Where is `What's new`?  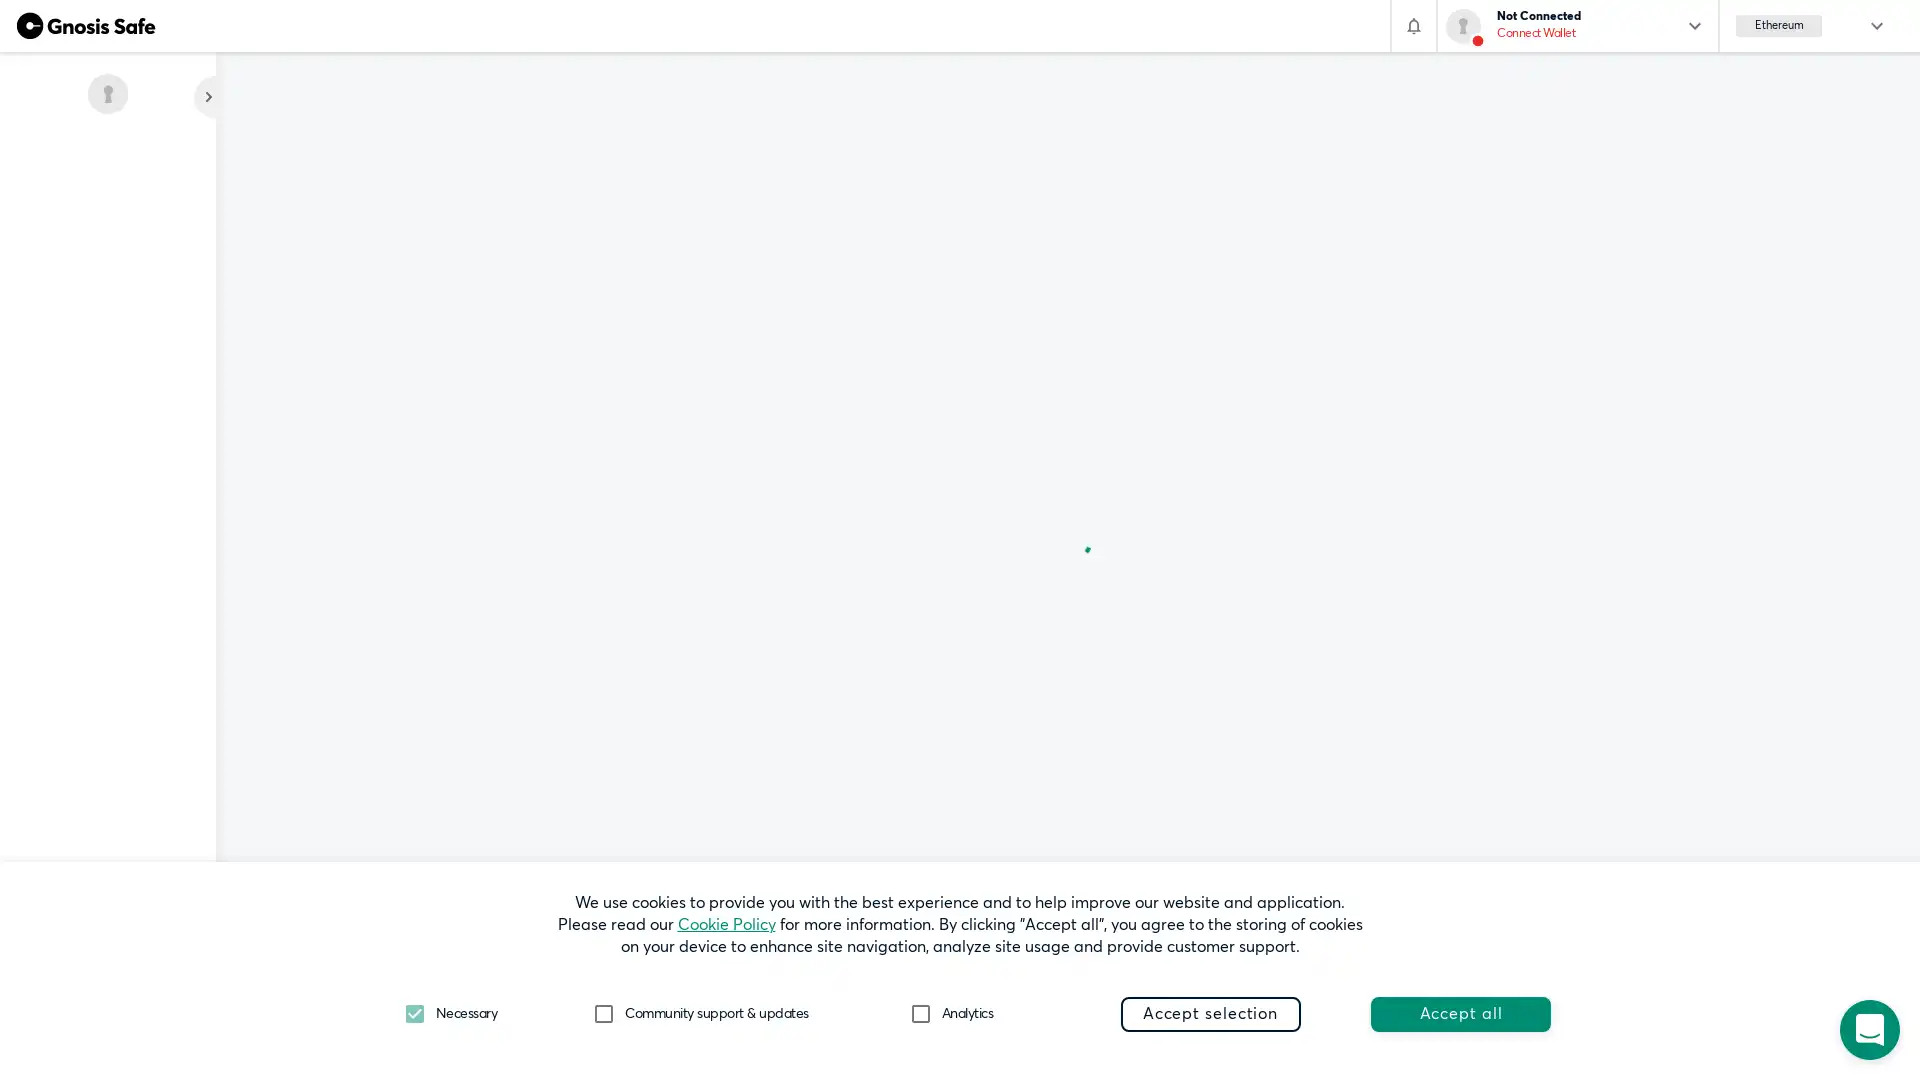 What's new is located at coordinates (107, 999).